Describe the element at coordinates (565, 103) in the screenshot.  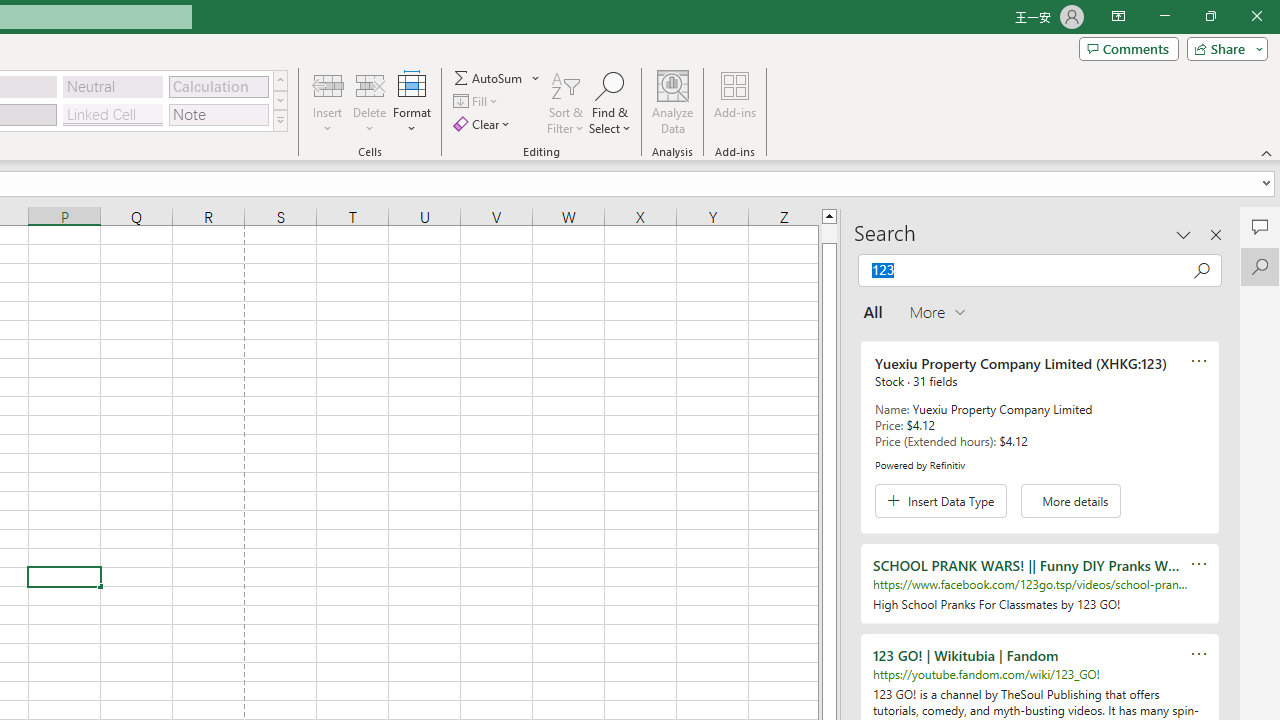
I see `'Sort & Filter'` at that location.